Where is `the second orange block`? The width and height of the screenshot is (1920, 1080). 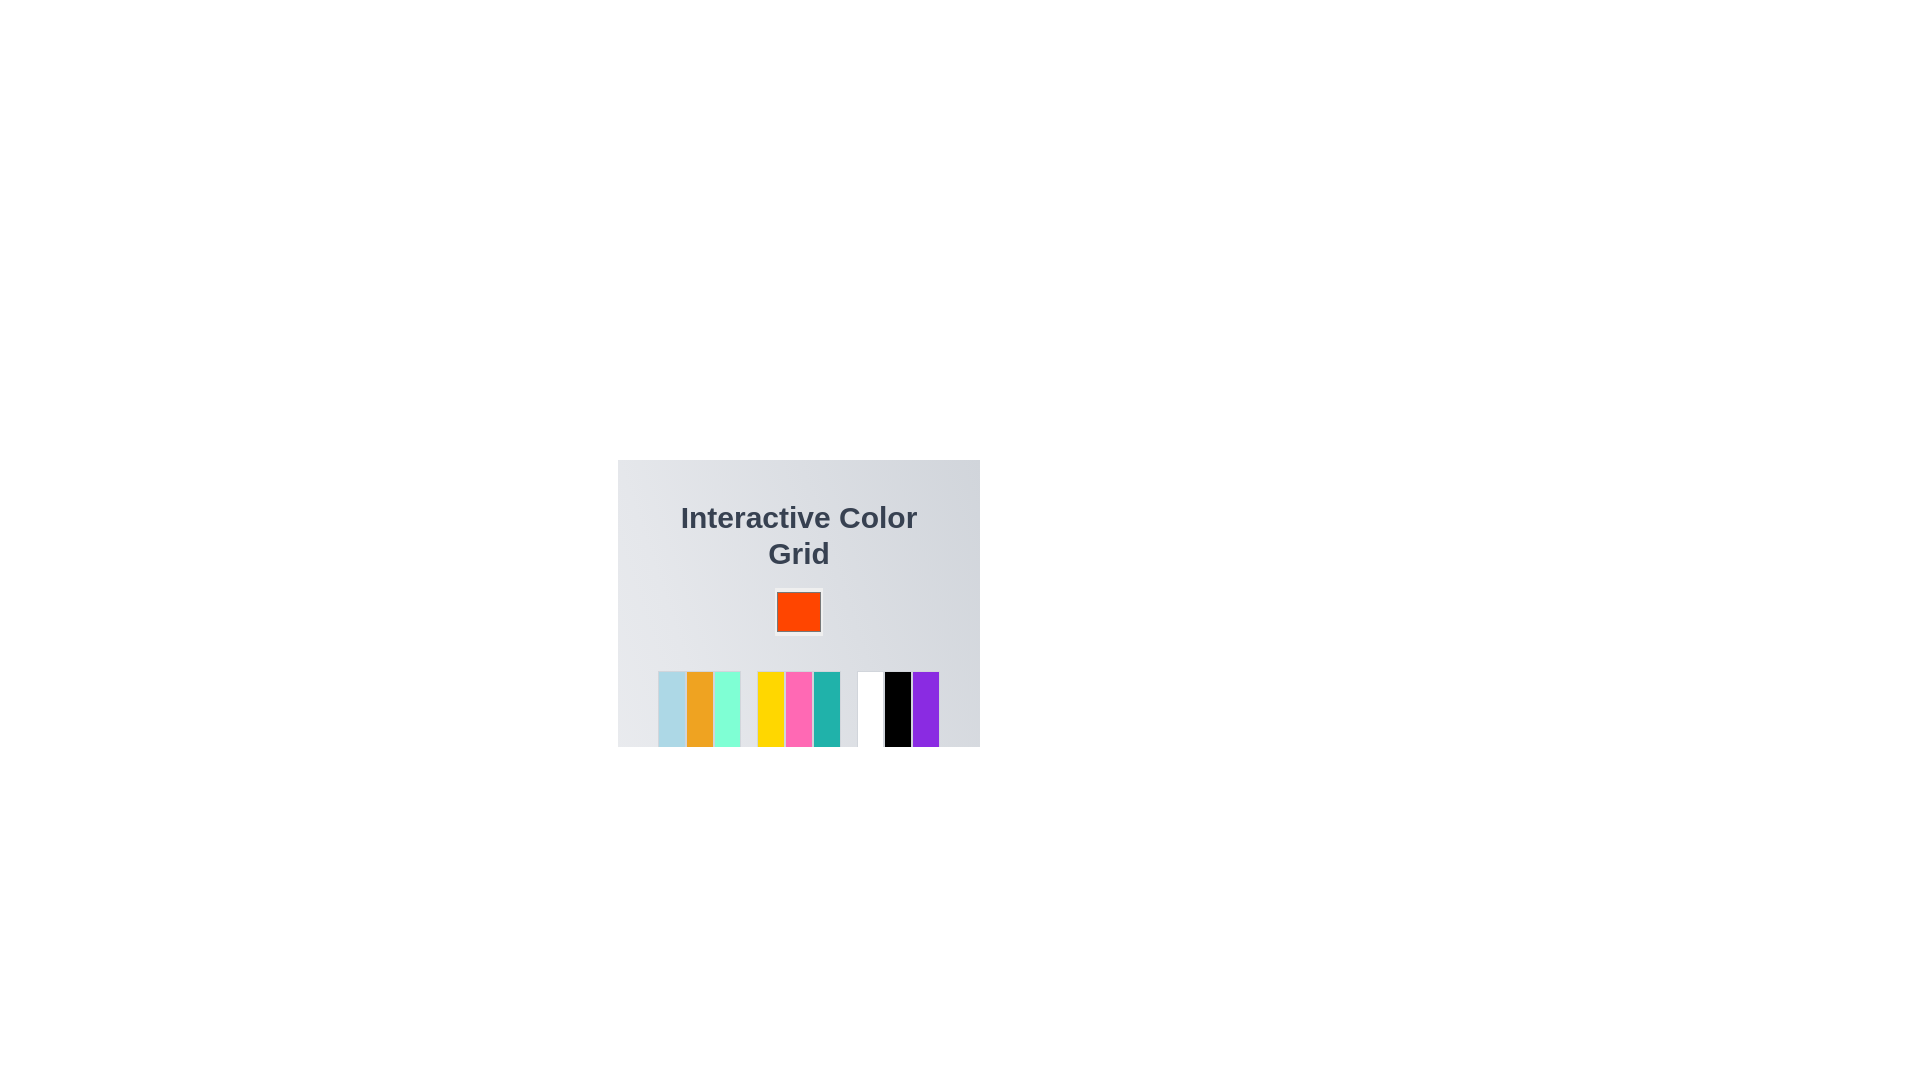 the second orange block is located at coordinates (699, 709).